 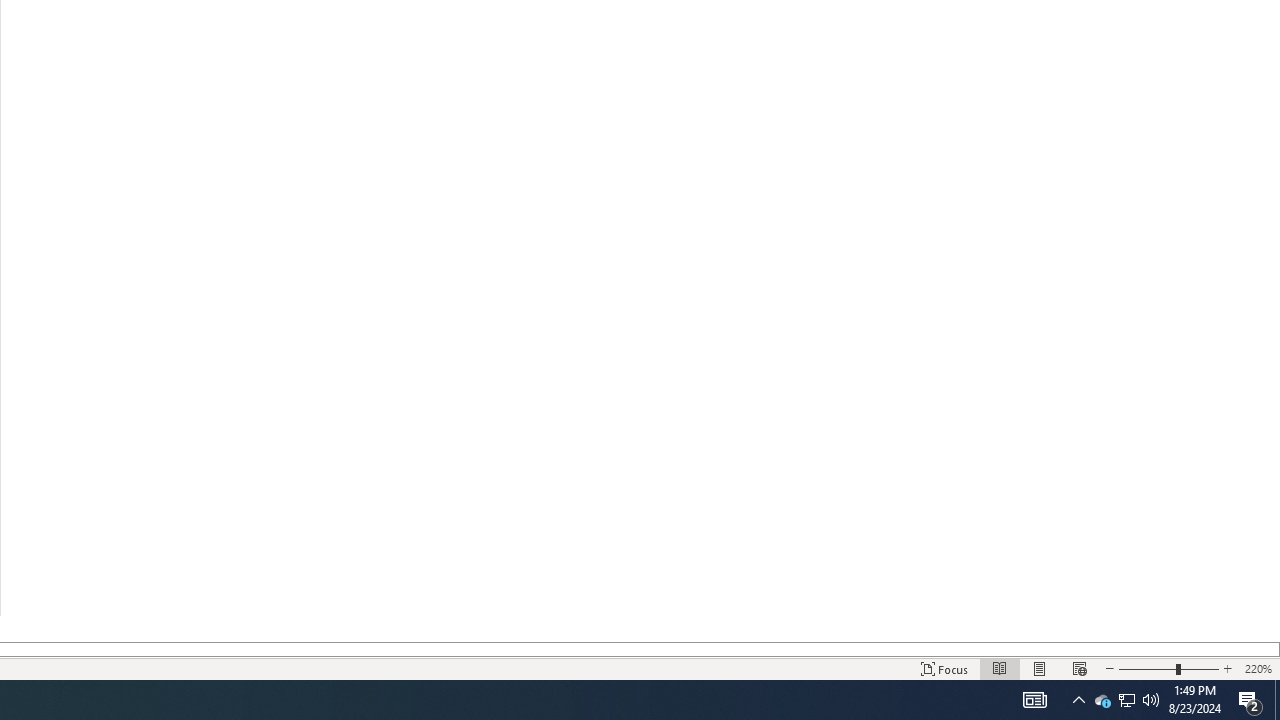 I want to click on 'Text Size', so click(x=1168, y=669).